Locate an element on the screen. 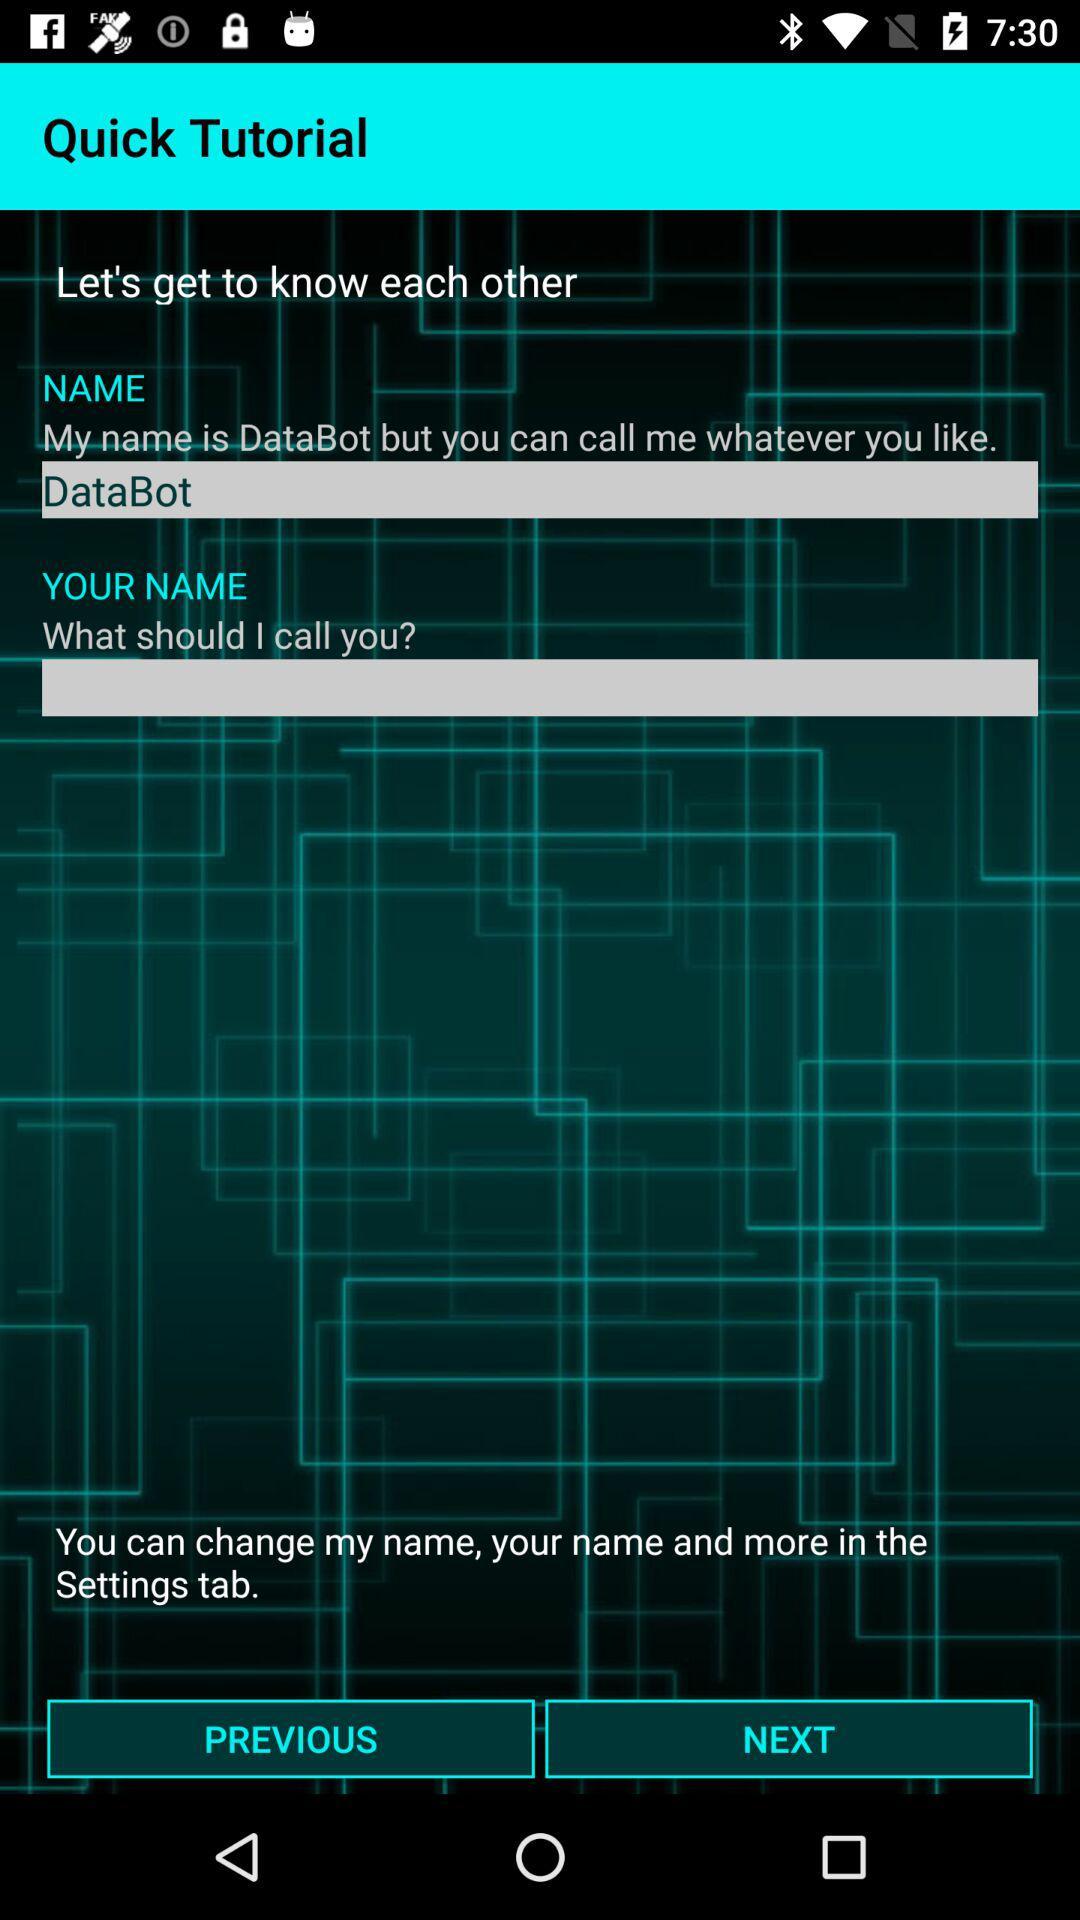 The height and width of the screenshot is (1920, 1080). your name is located at coordinates (540, 687).